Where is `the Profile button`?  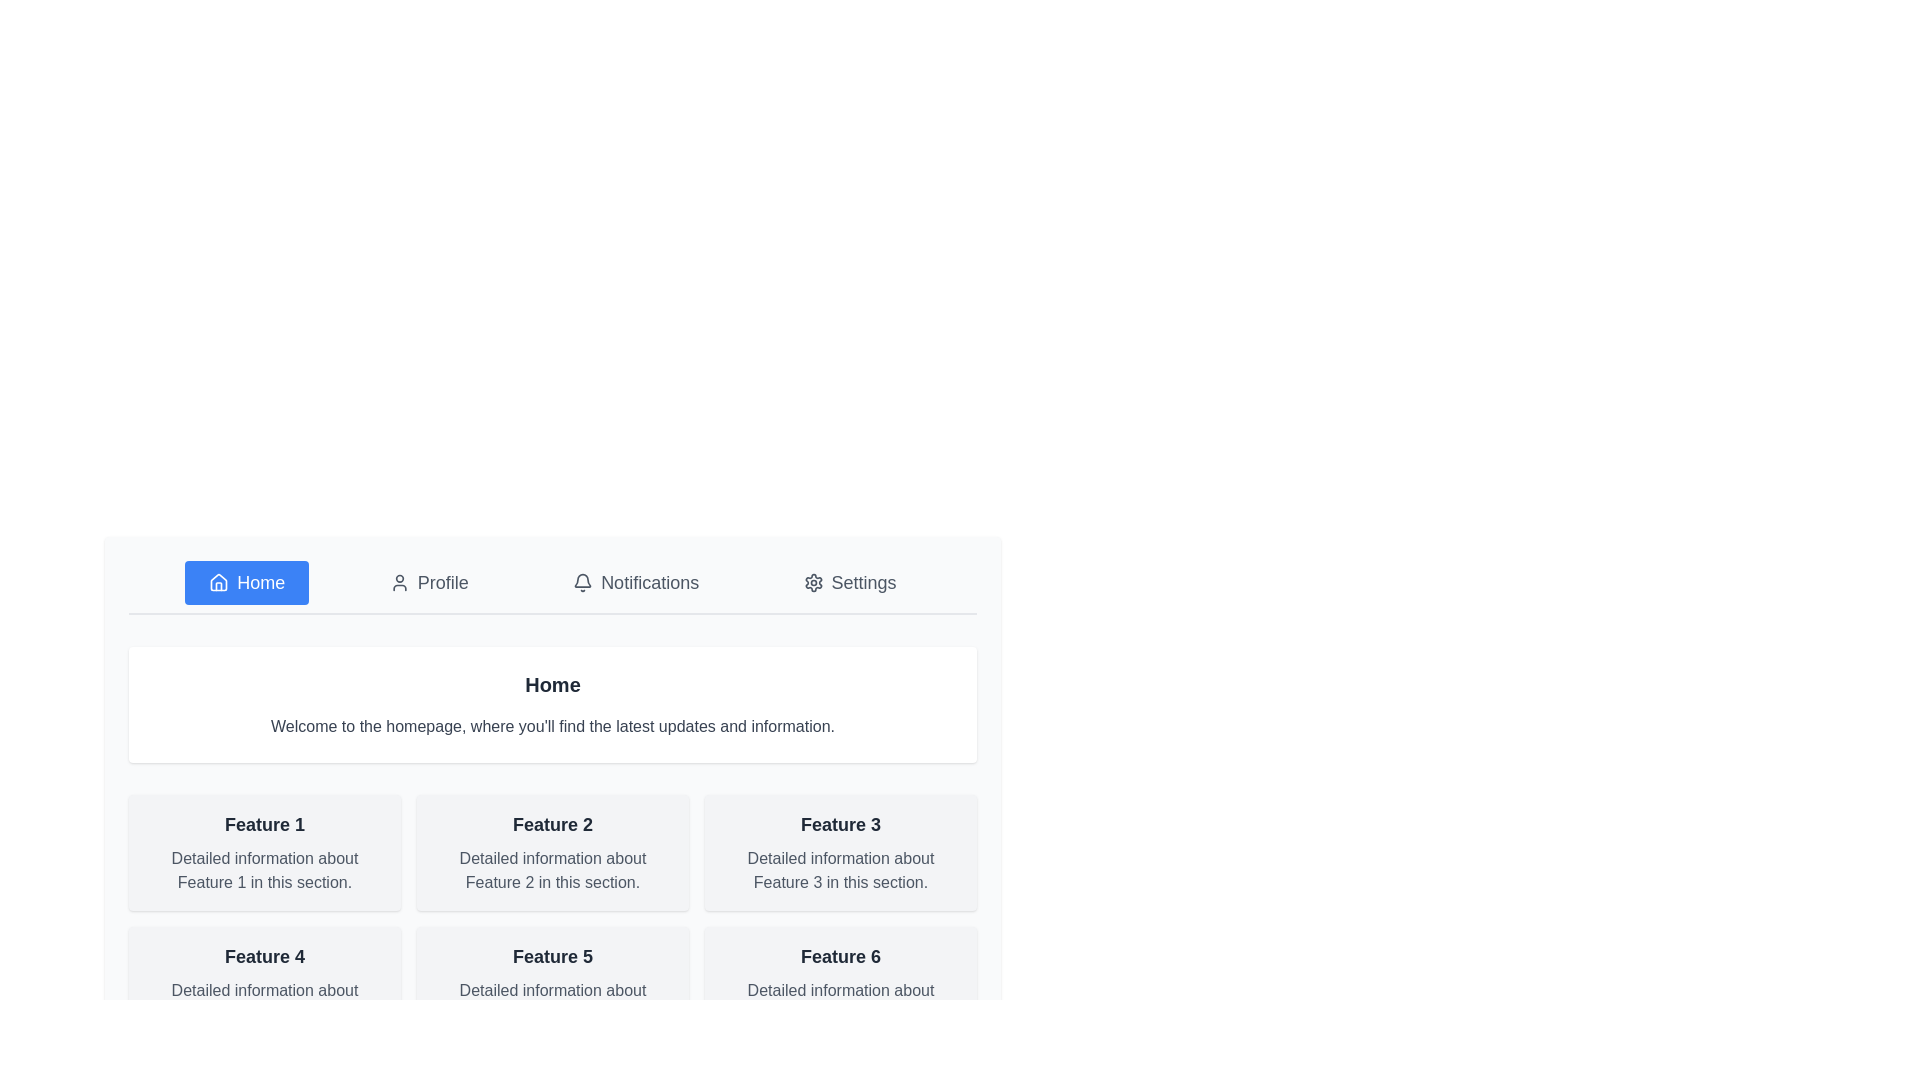 the Profile button is located at coordinates (428, 582).